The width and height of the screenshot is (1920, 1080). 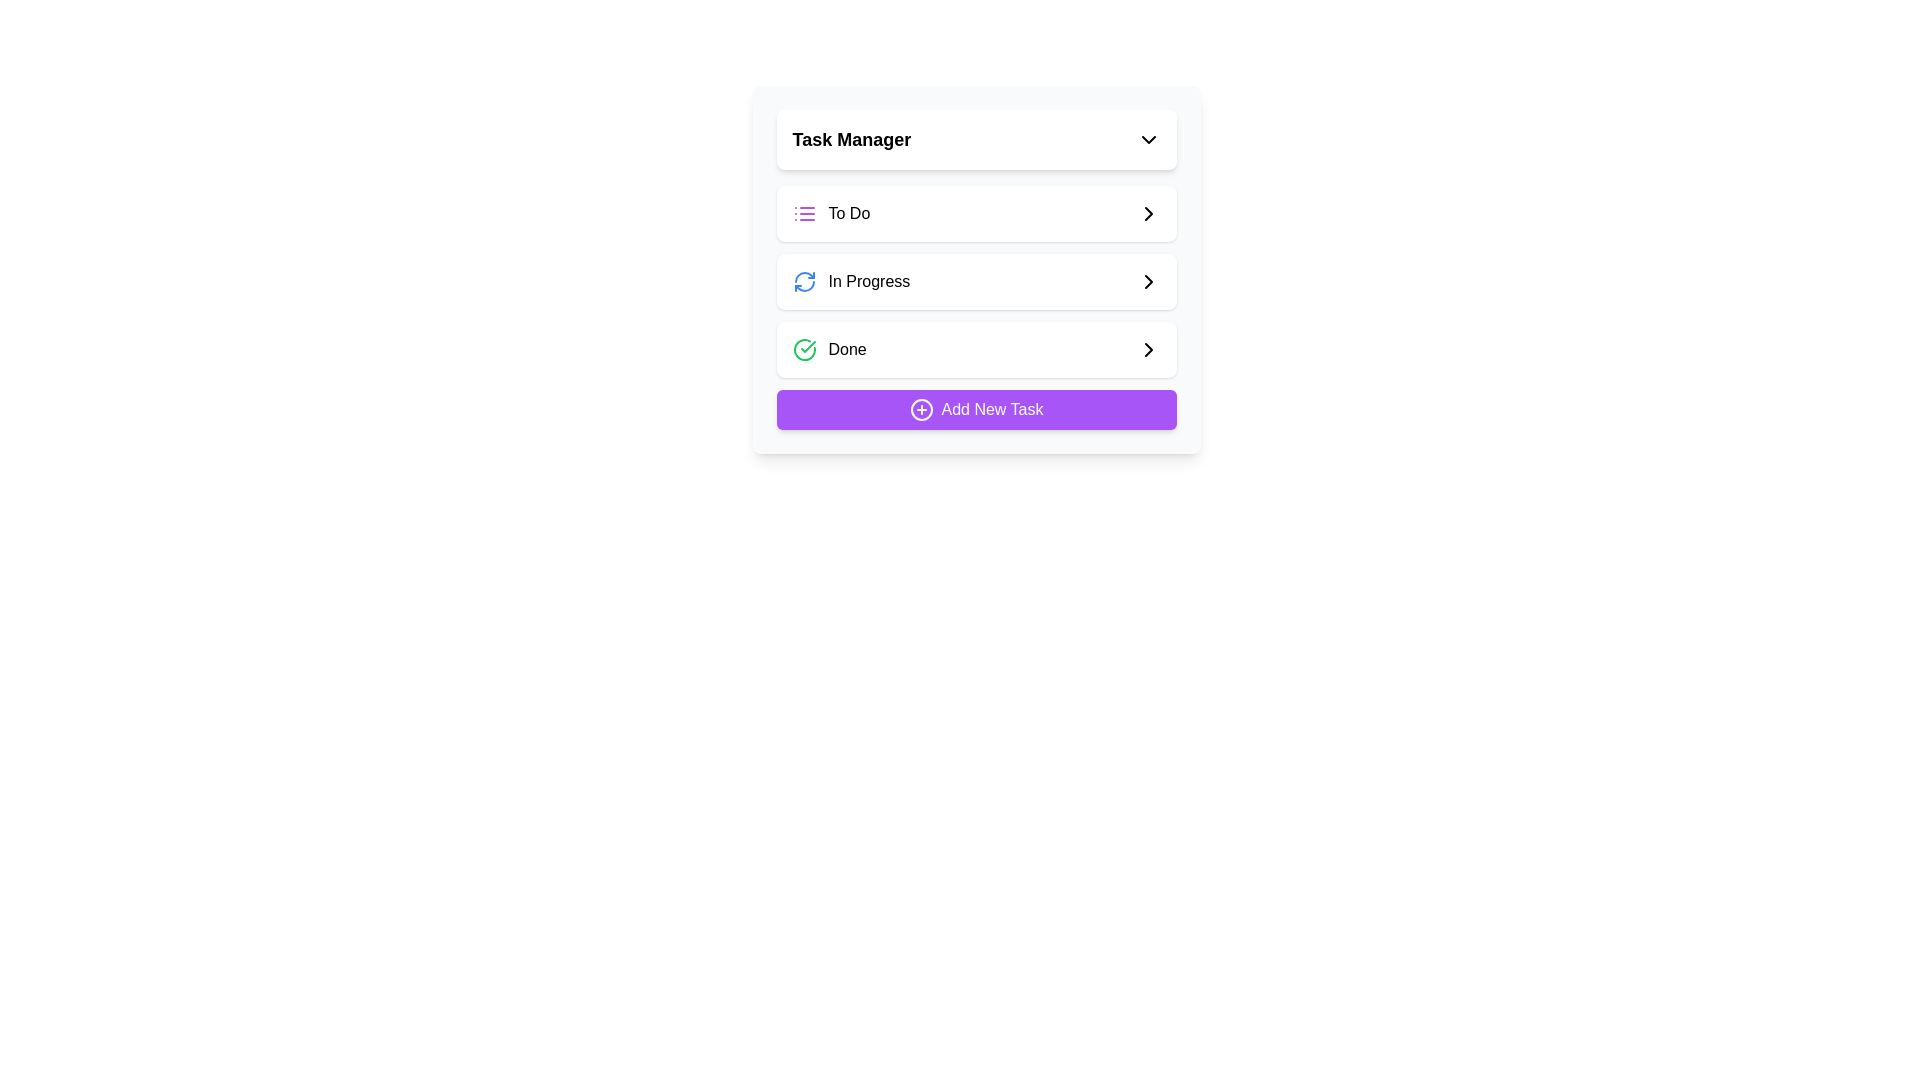 I want to click on the 'To Do' category label with icon in the task management system, positioned beneath the 'Task Manager' heading, so click(x=831, y=213).